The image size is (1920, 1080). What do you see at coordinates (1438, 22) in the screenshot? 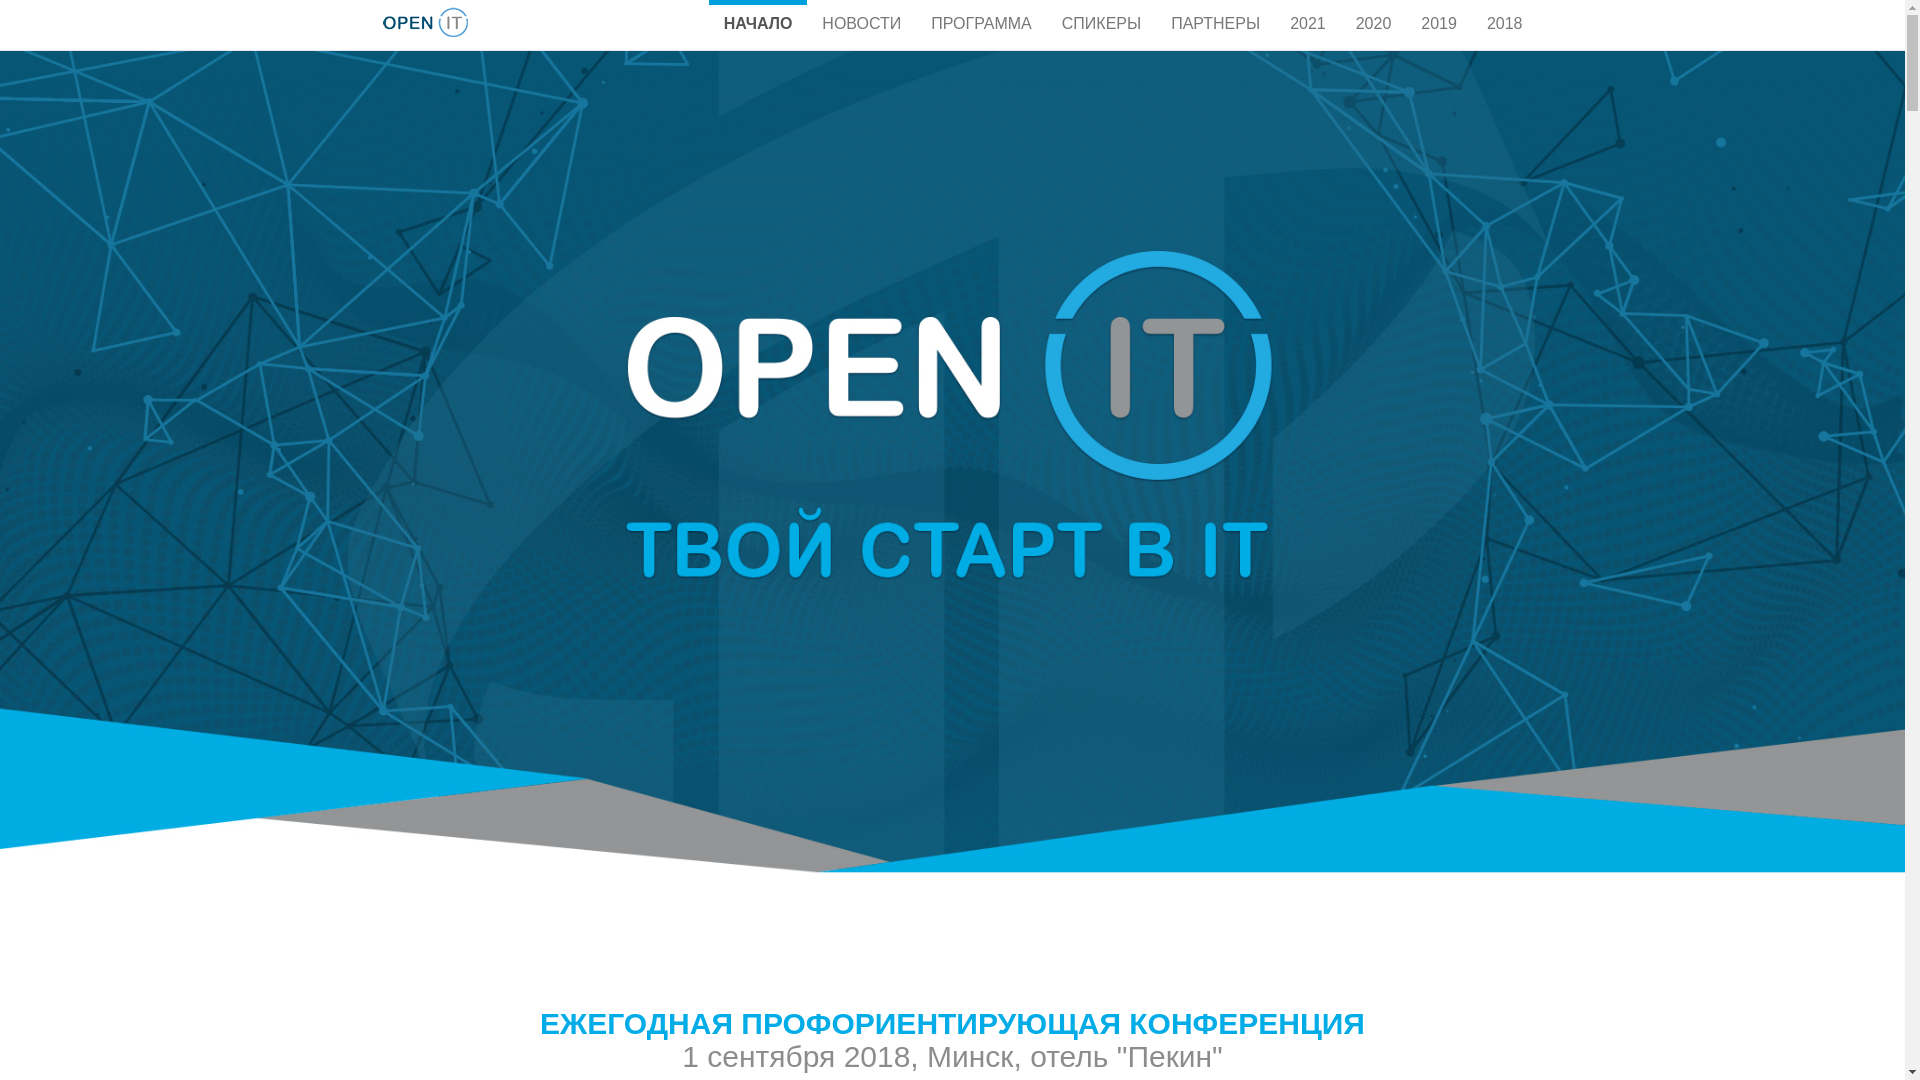
I see `'2019'` at bounding box center [1438, 22].